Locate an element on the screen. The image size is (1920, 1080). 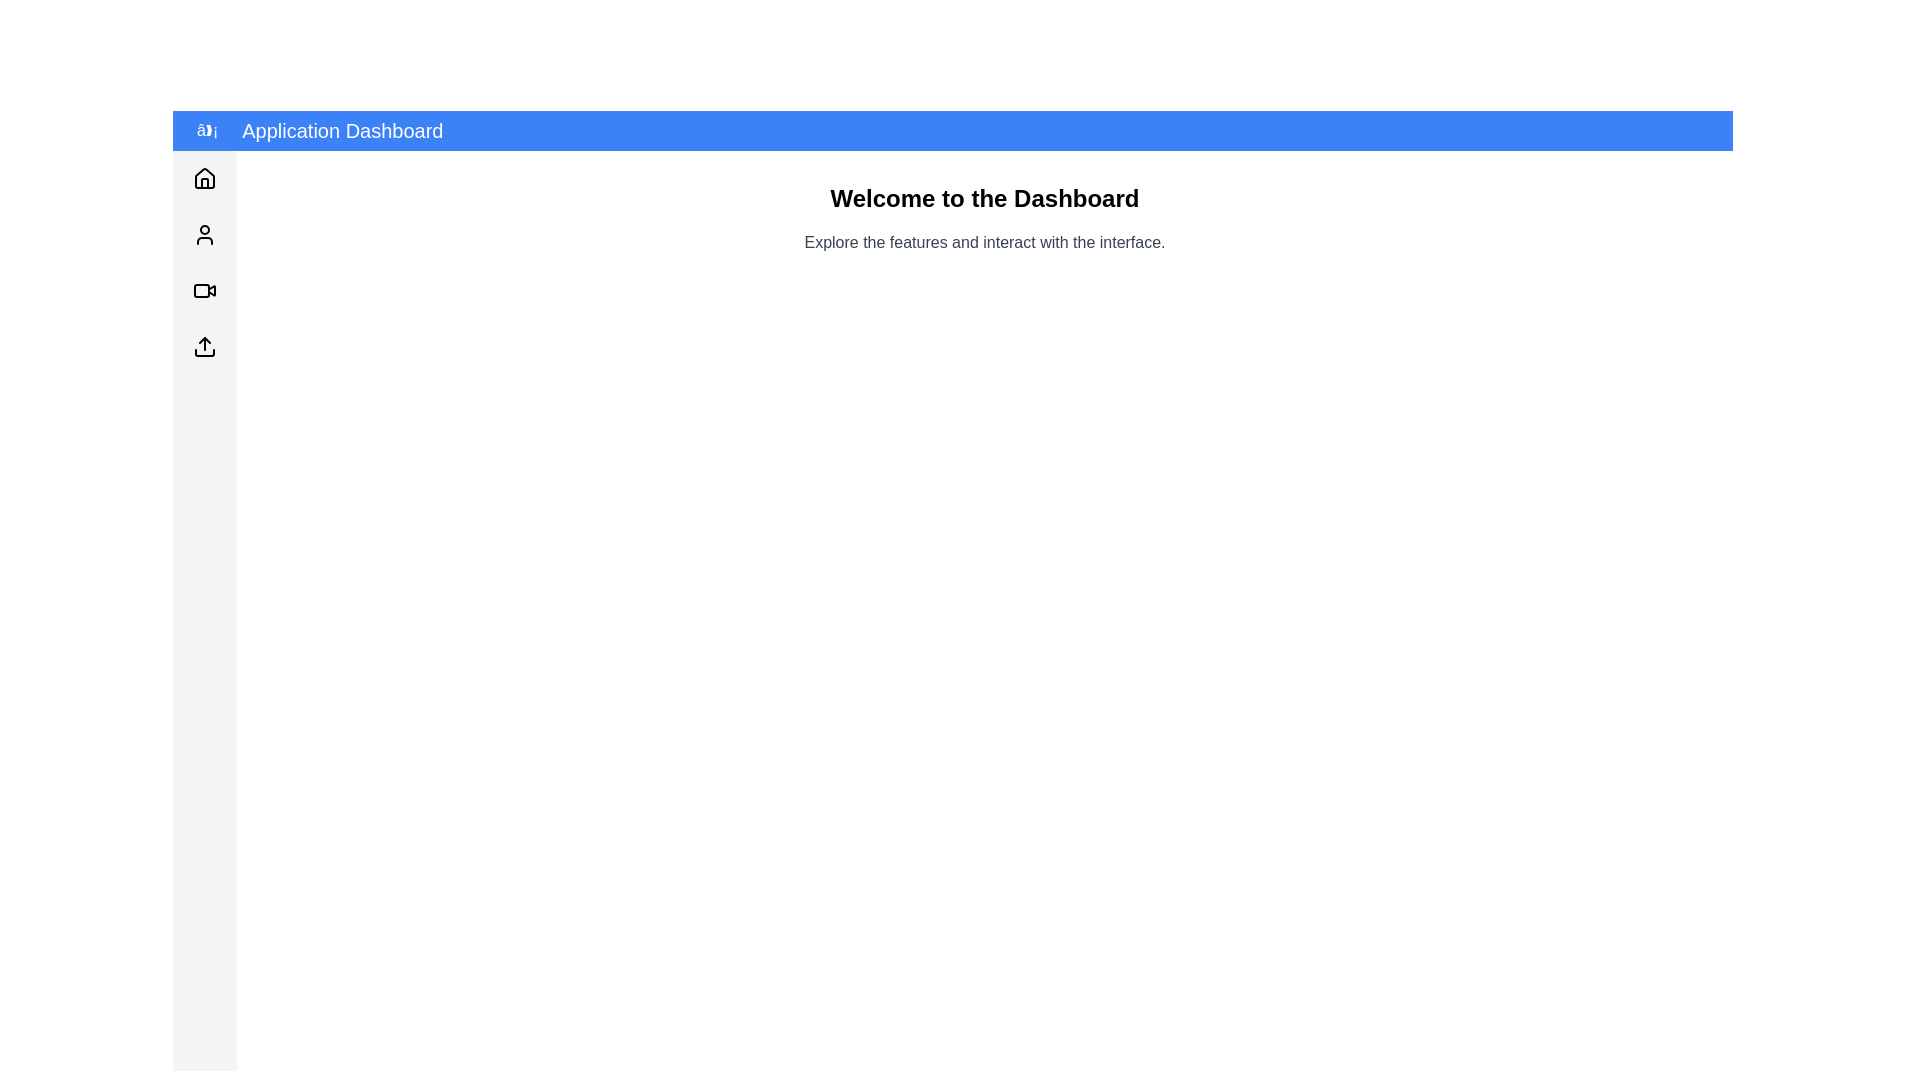
the 'Home' IconButton located at the top of the vertical navigation bar on the left side is located at coordinates (205, 177).